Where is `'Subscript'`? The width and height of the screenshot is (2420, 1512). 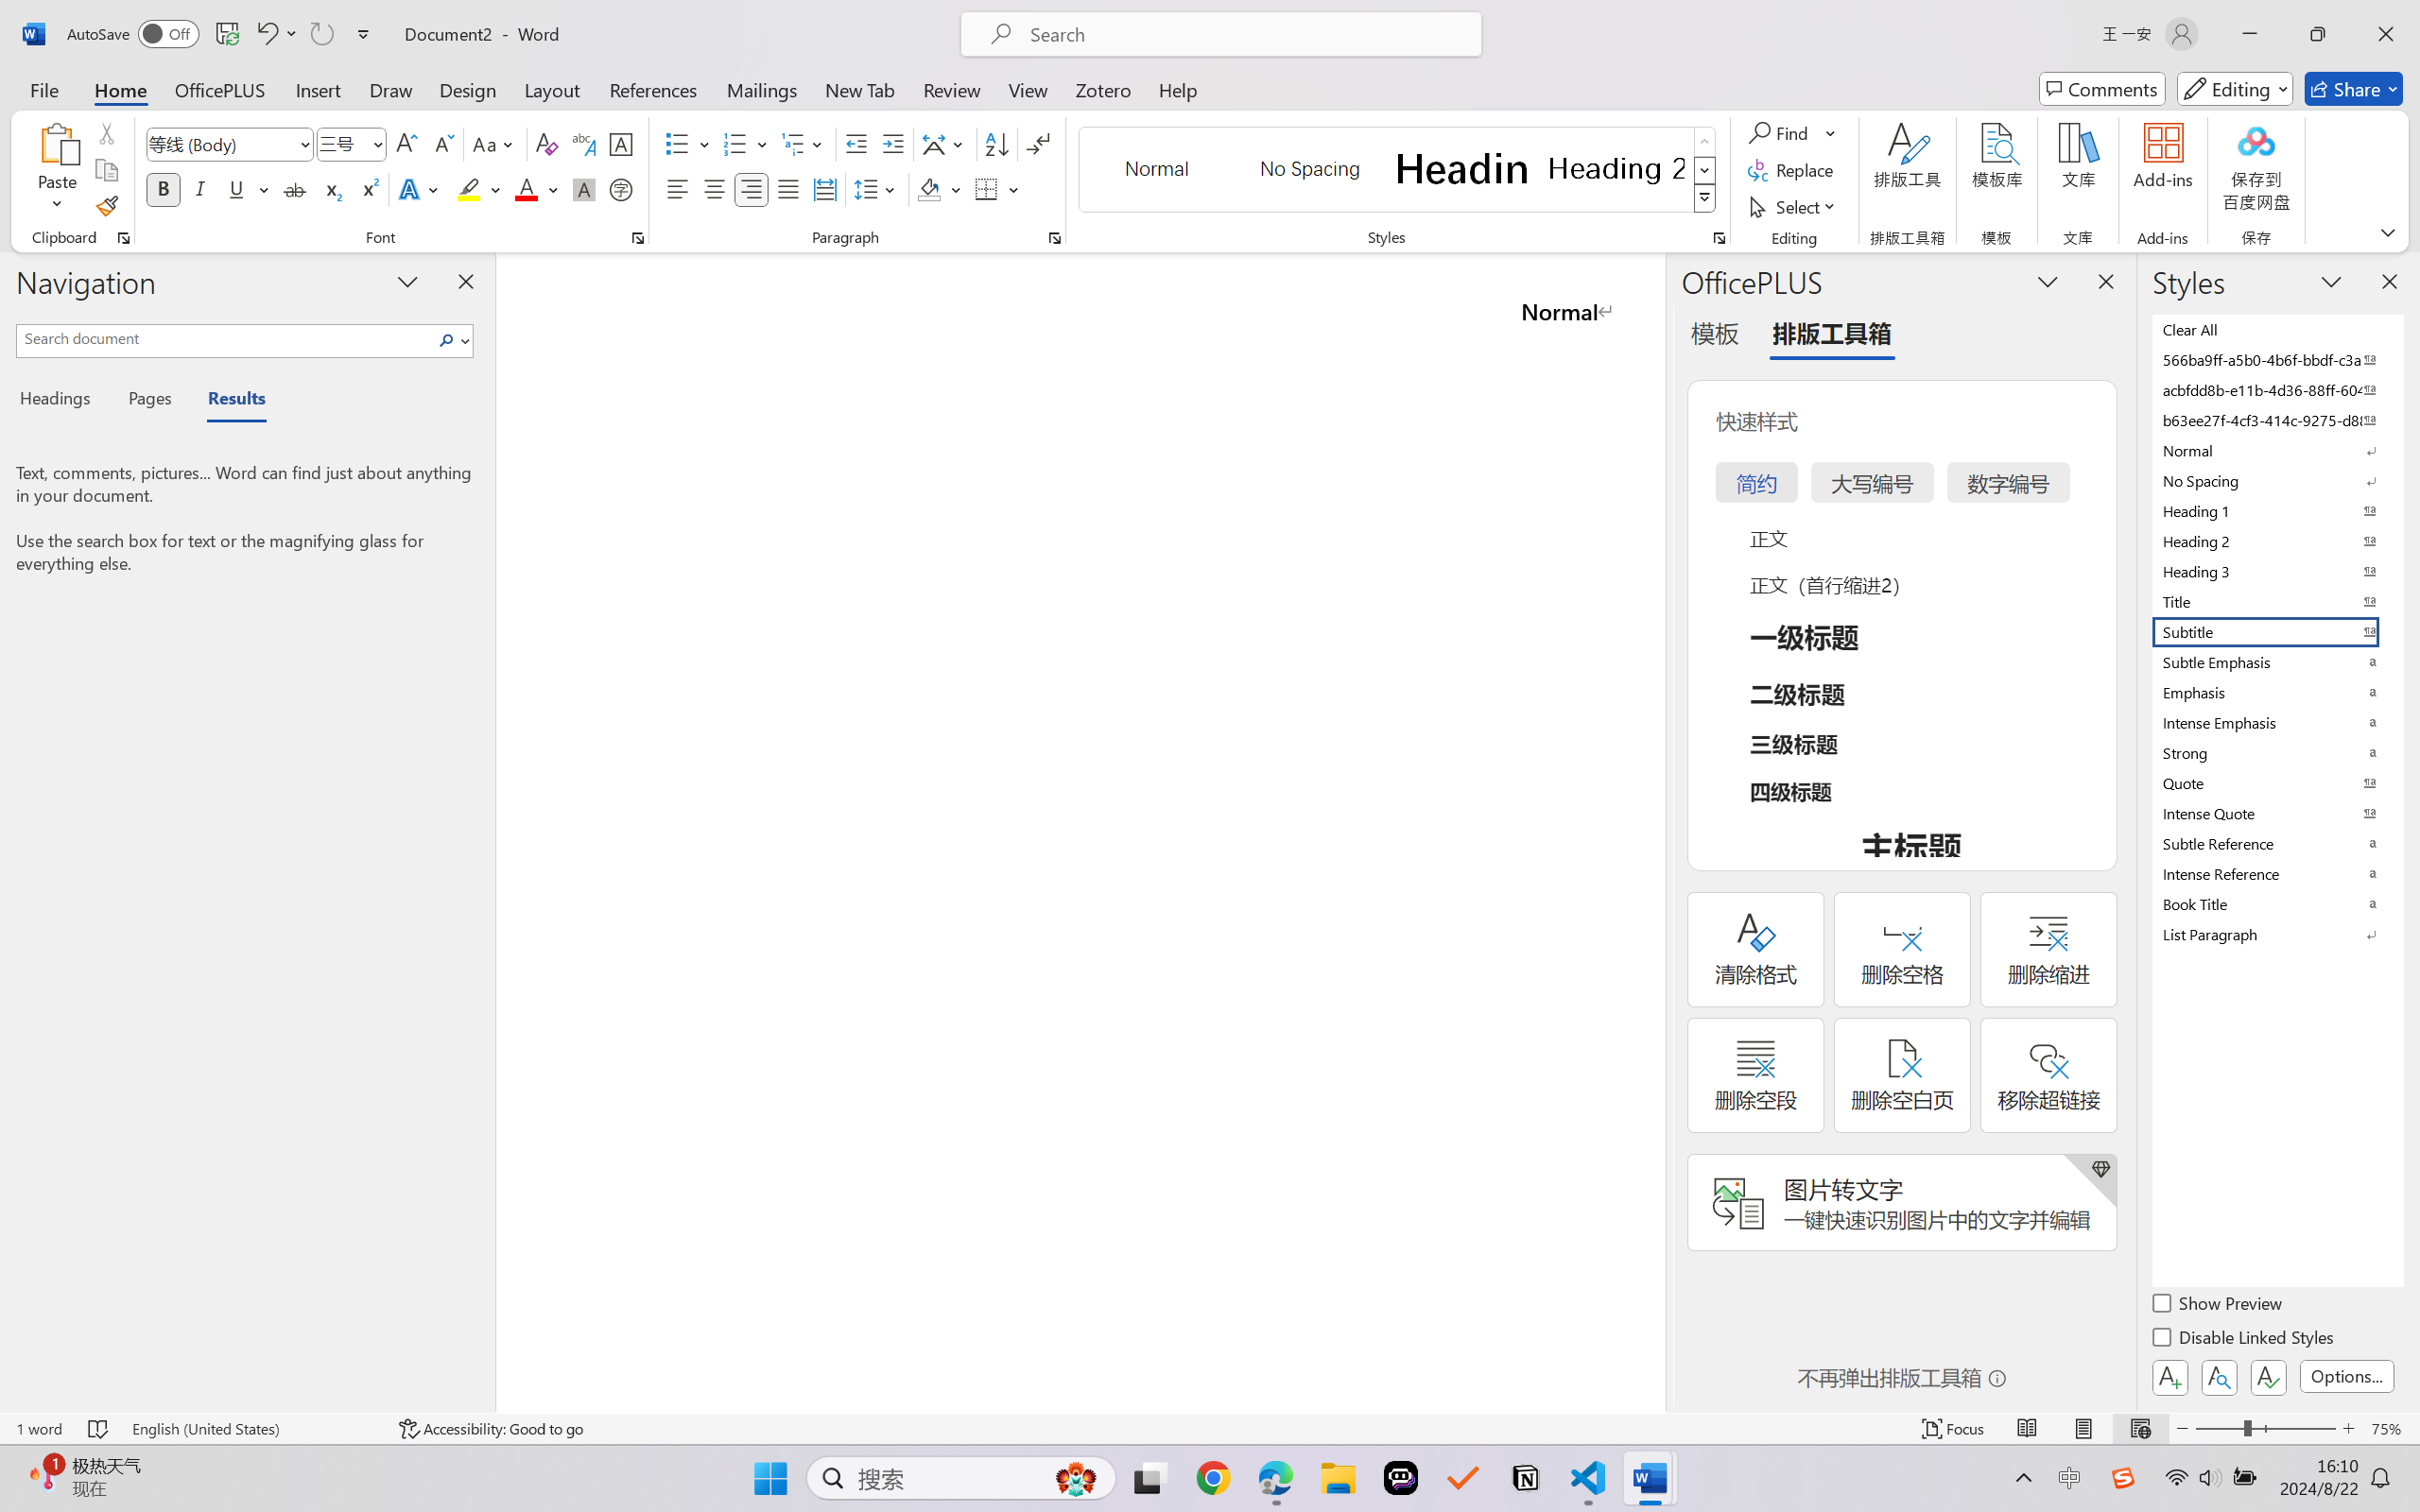
'Subscript' is located at coordinates (330, 188).